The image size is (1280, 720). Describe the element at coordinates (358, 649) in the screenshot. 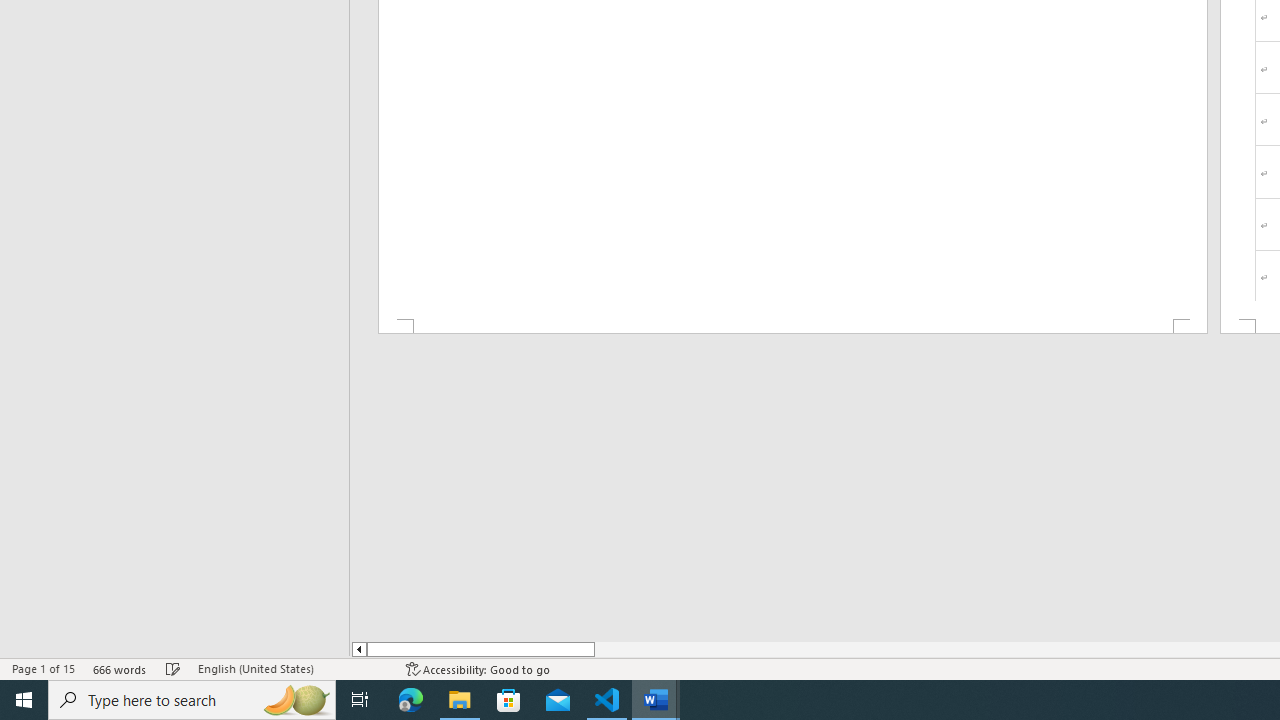

I see `'Column left'` at that location.